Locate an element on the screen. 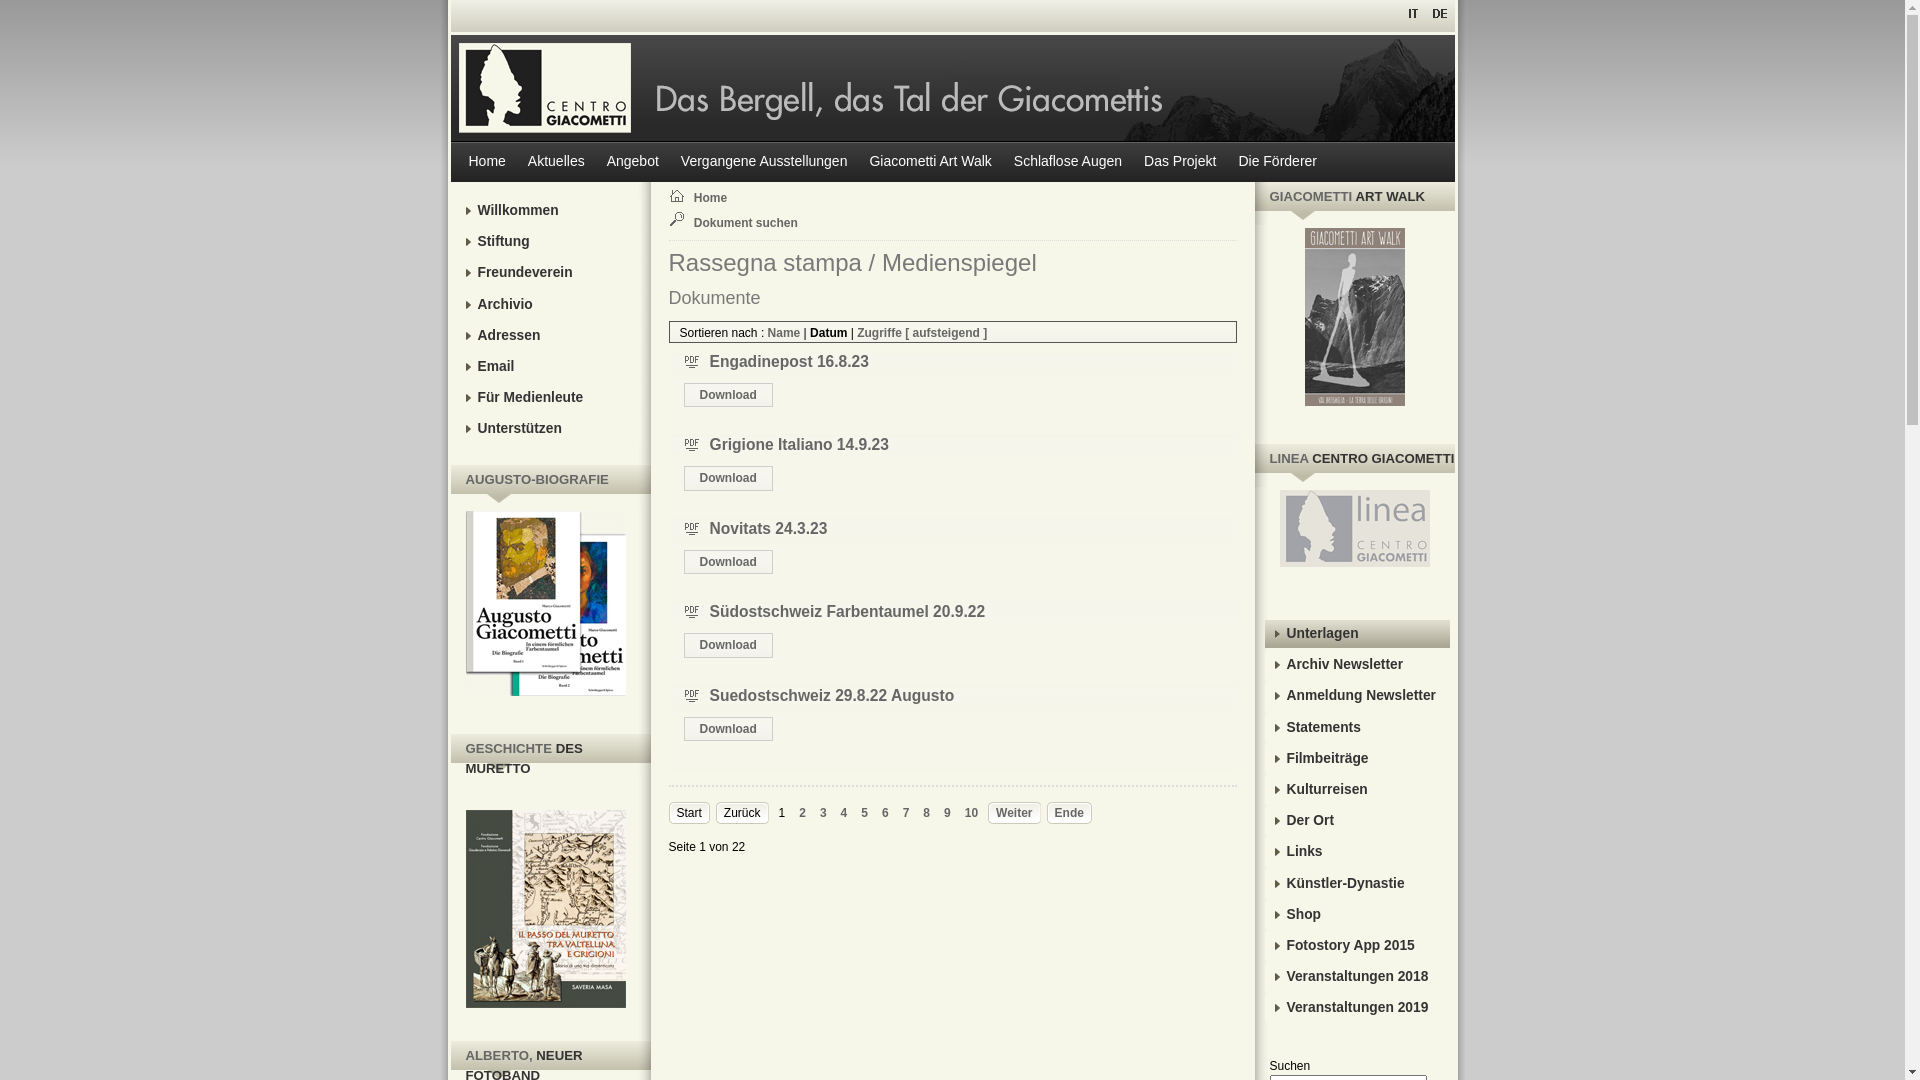 The width and height of the screenshot is (1920, 1080). 'Vergangene Ausstellungen' is located at coordinates (671, 160).